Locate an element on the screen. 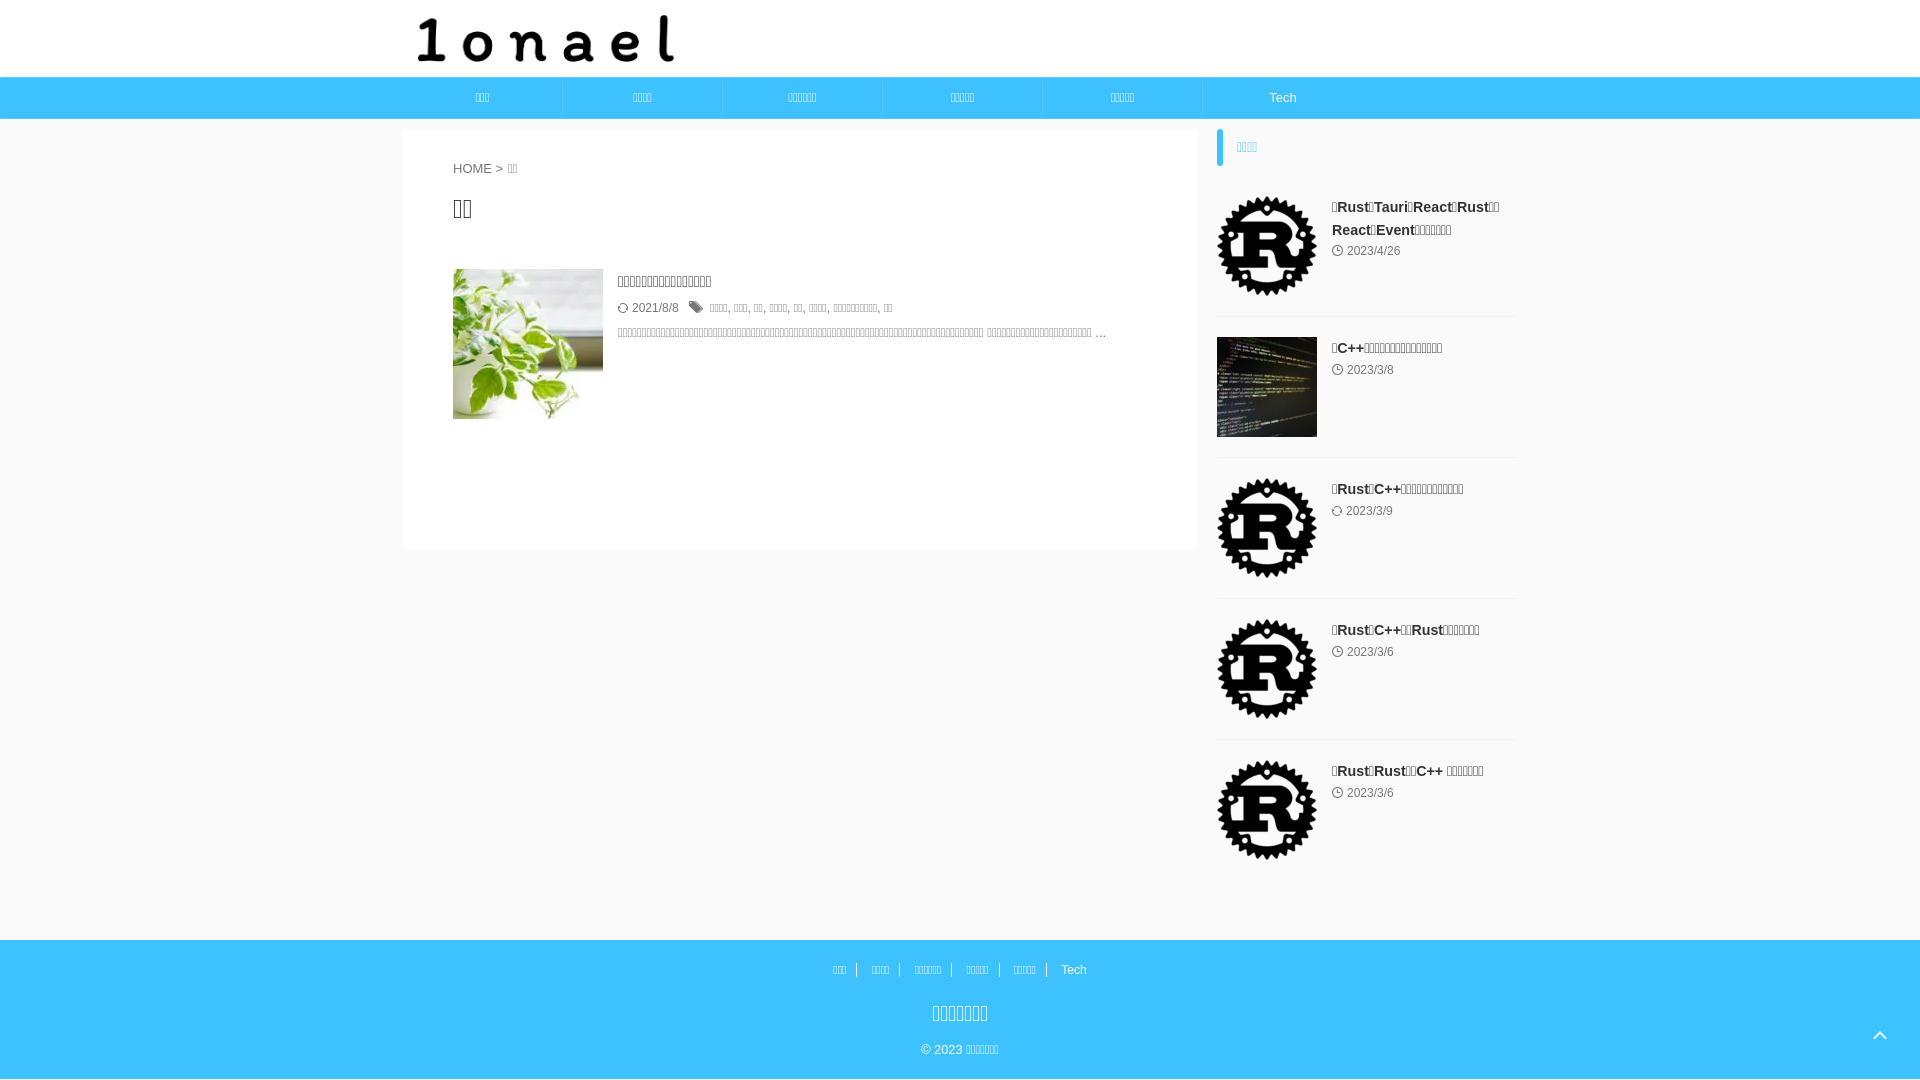 This screenshot has width=1920, height=1080. 'HOME' is located at coordinates (451, 167).